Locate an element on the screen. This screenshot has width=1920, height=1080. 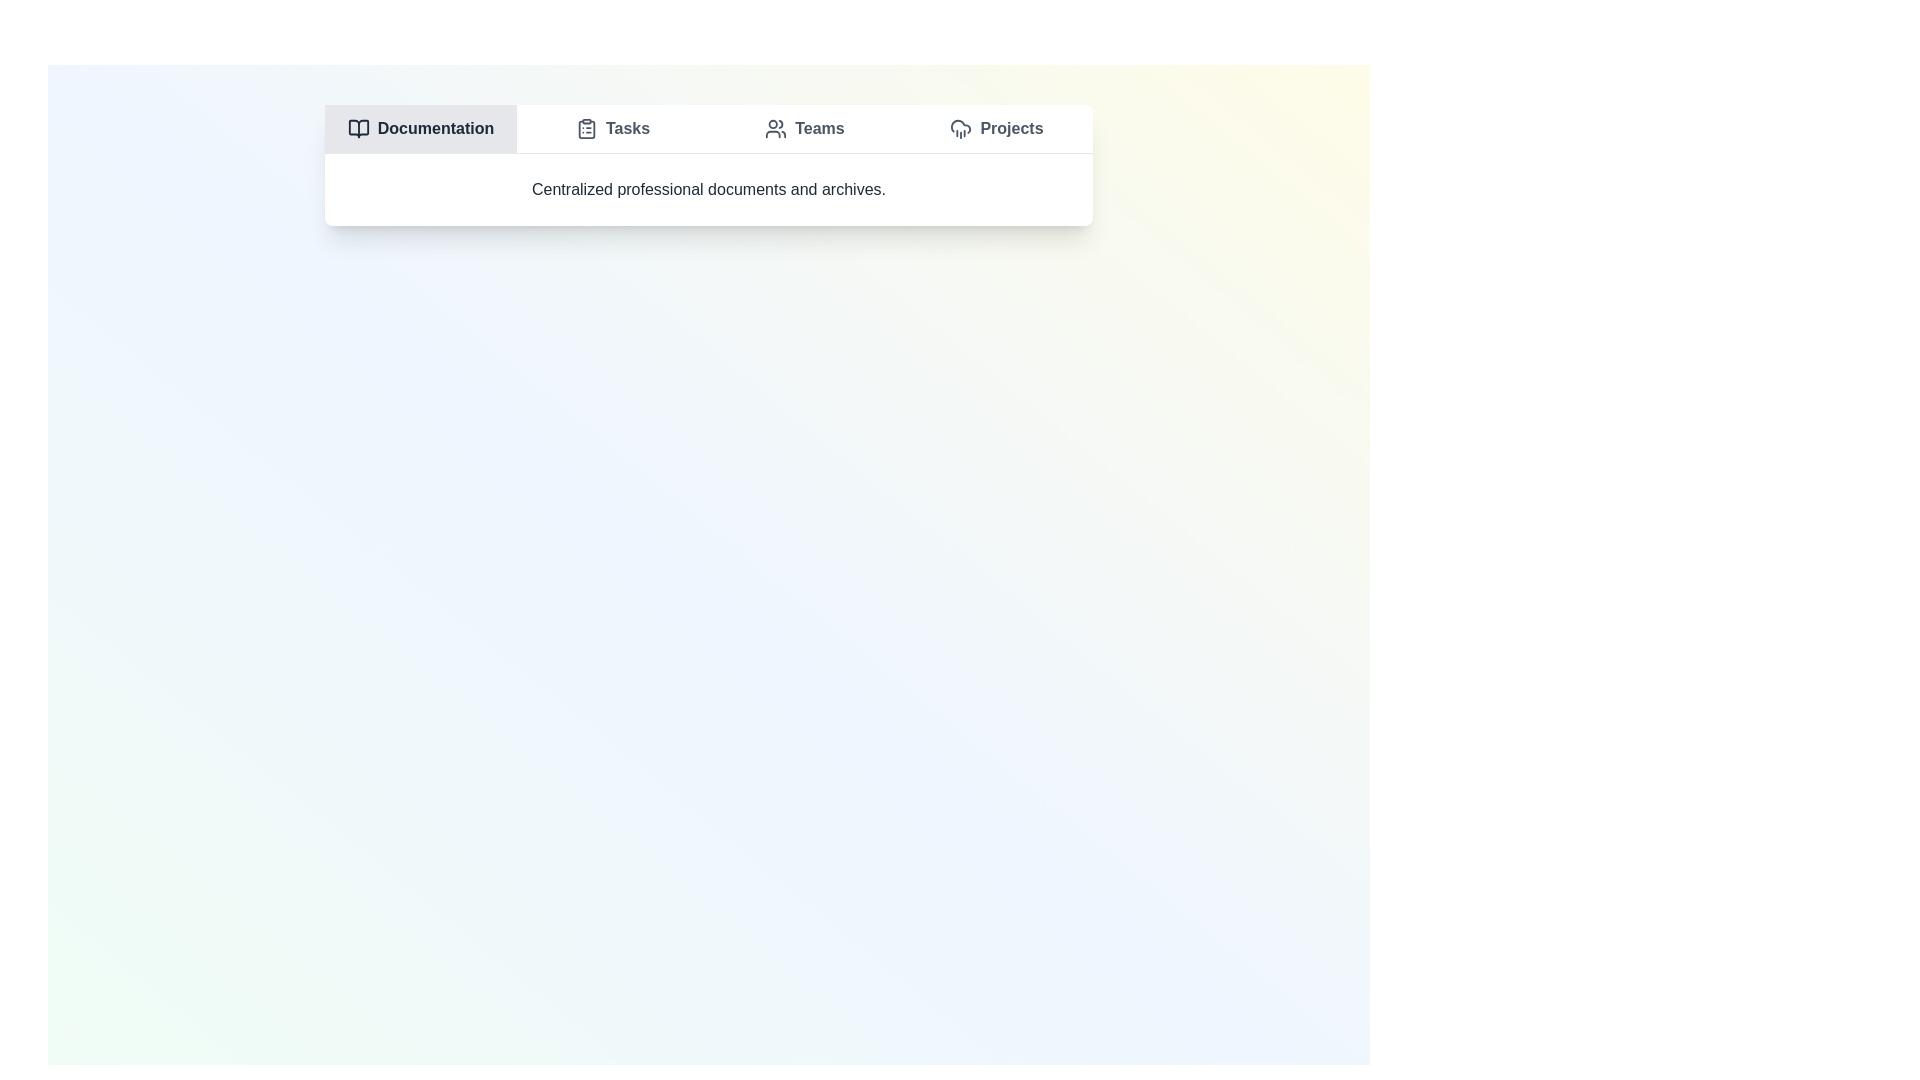
the tab labeled Teams to view its hover effects is located at coordinates (805, 128).